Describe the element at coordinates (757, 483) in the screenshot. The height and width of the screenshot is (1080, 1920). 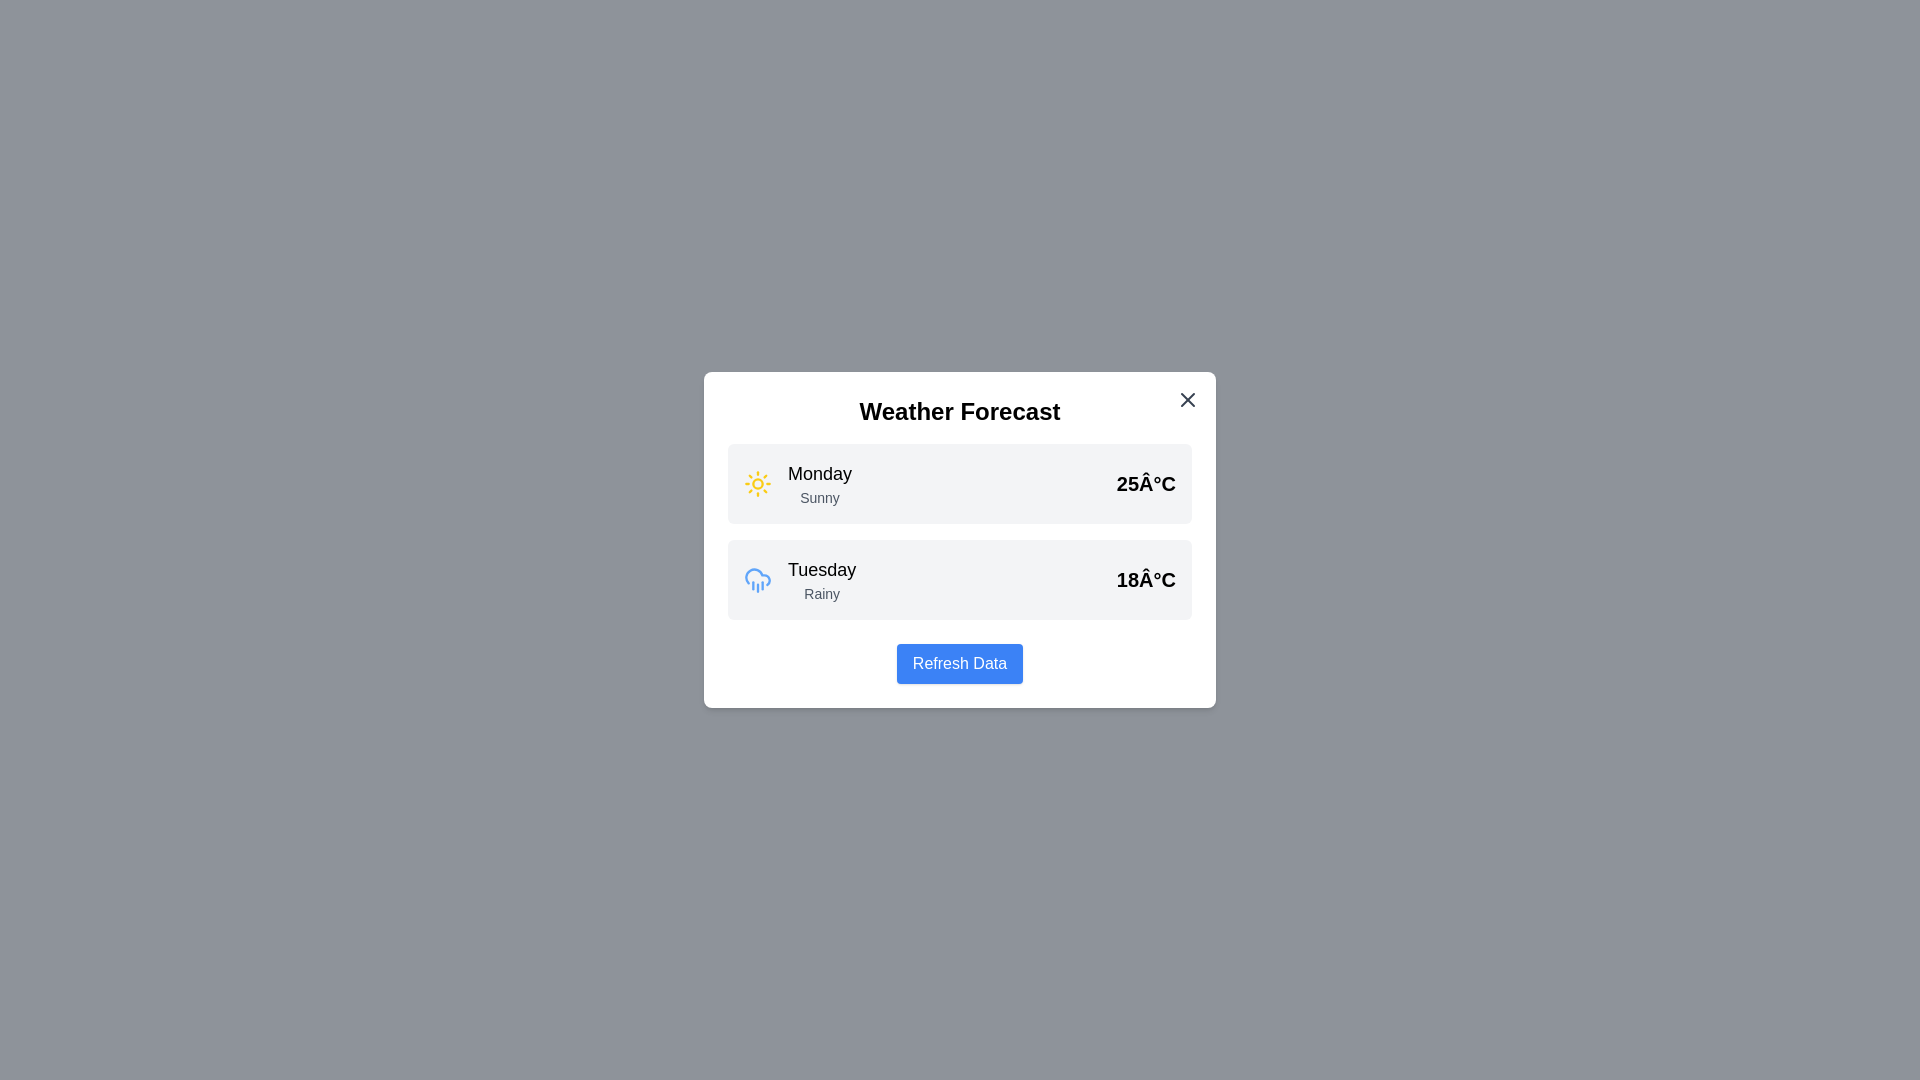
I see `the weather condition icon indicating a sunny day for Monday, positioned to the left of the 'Monday' label` at that location.